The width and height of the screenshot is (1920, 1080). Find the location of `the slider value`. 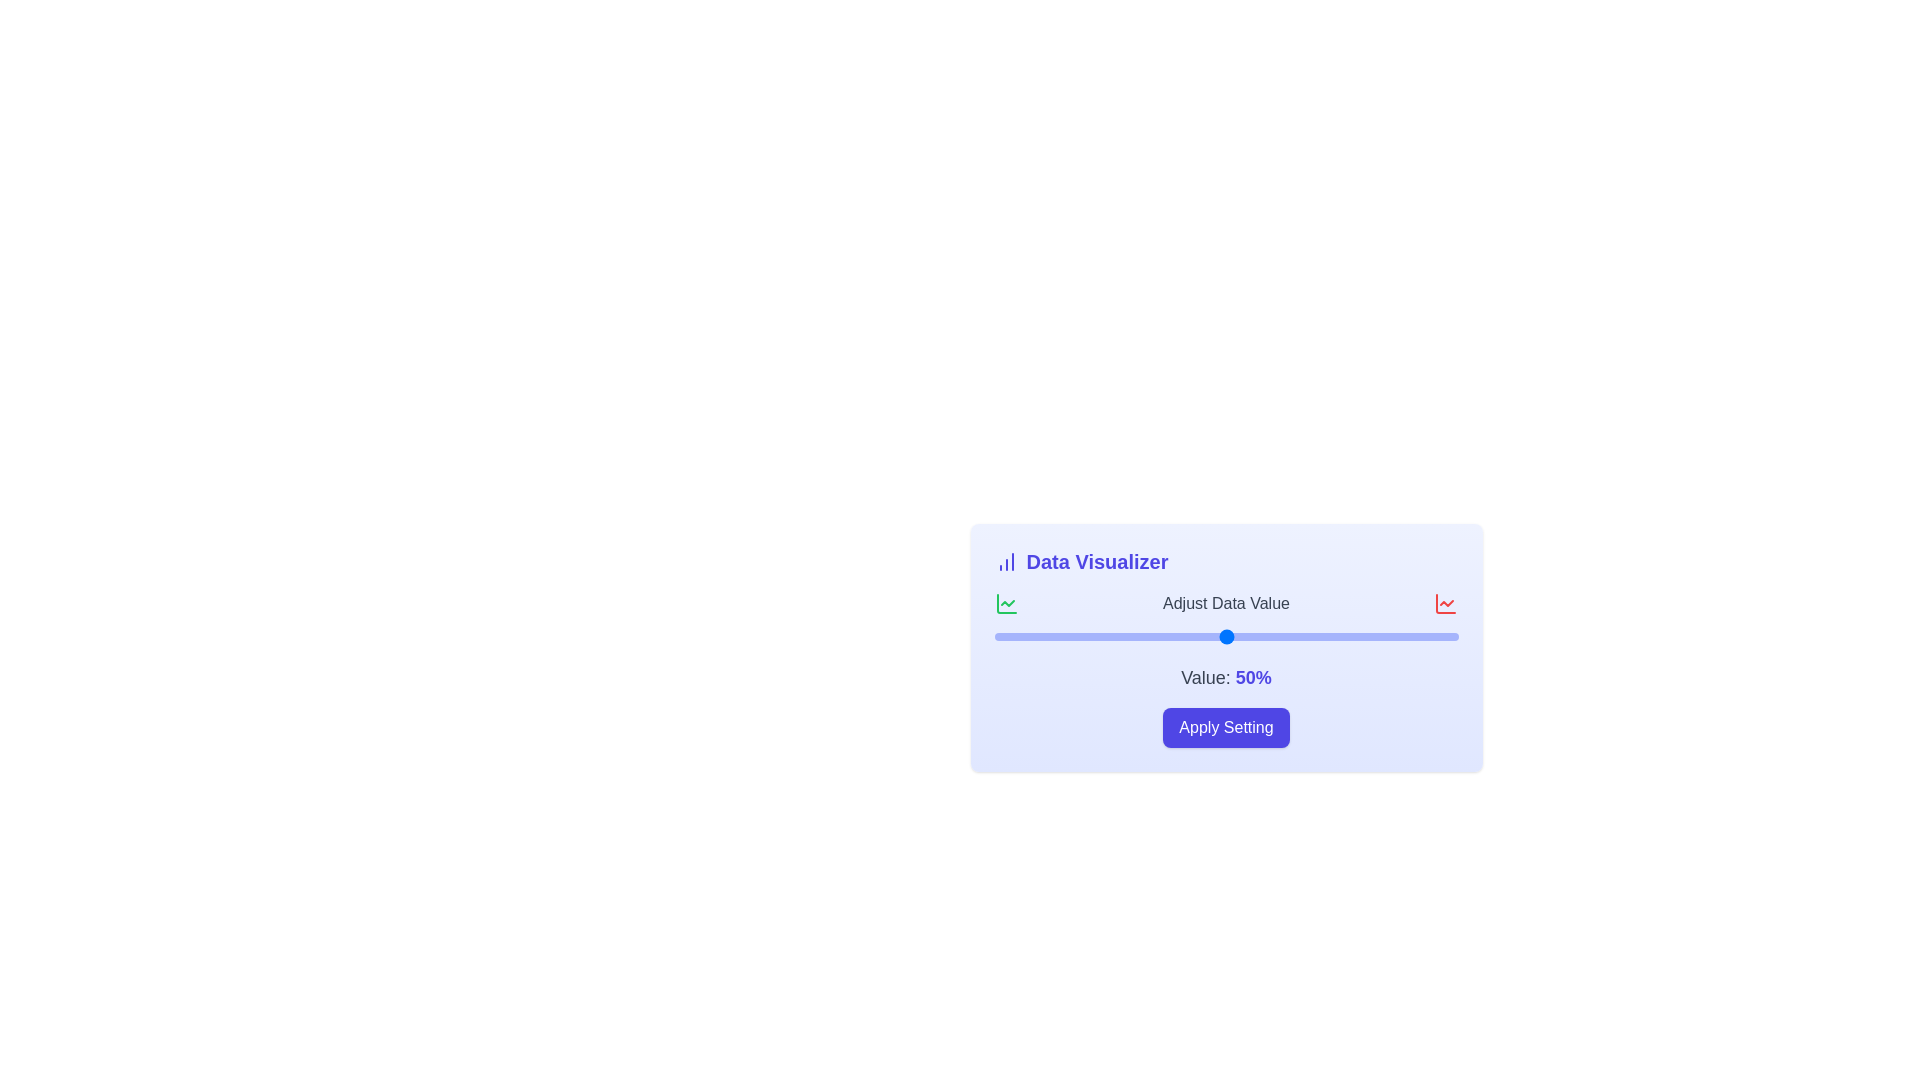

the slider value is located at coordinates (994, 636).